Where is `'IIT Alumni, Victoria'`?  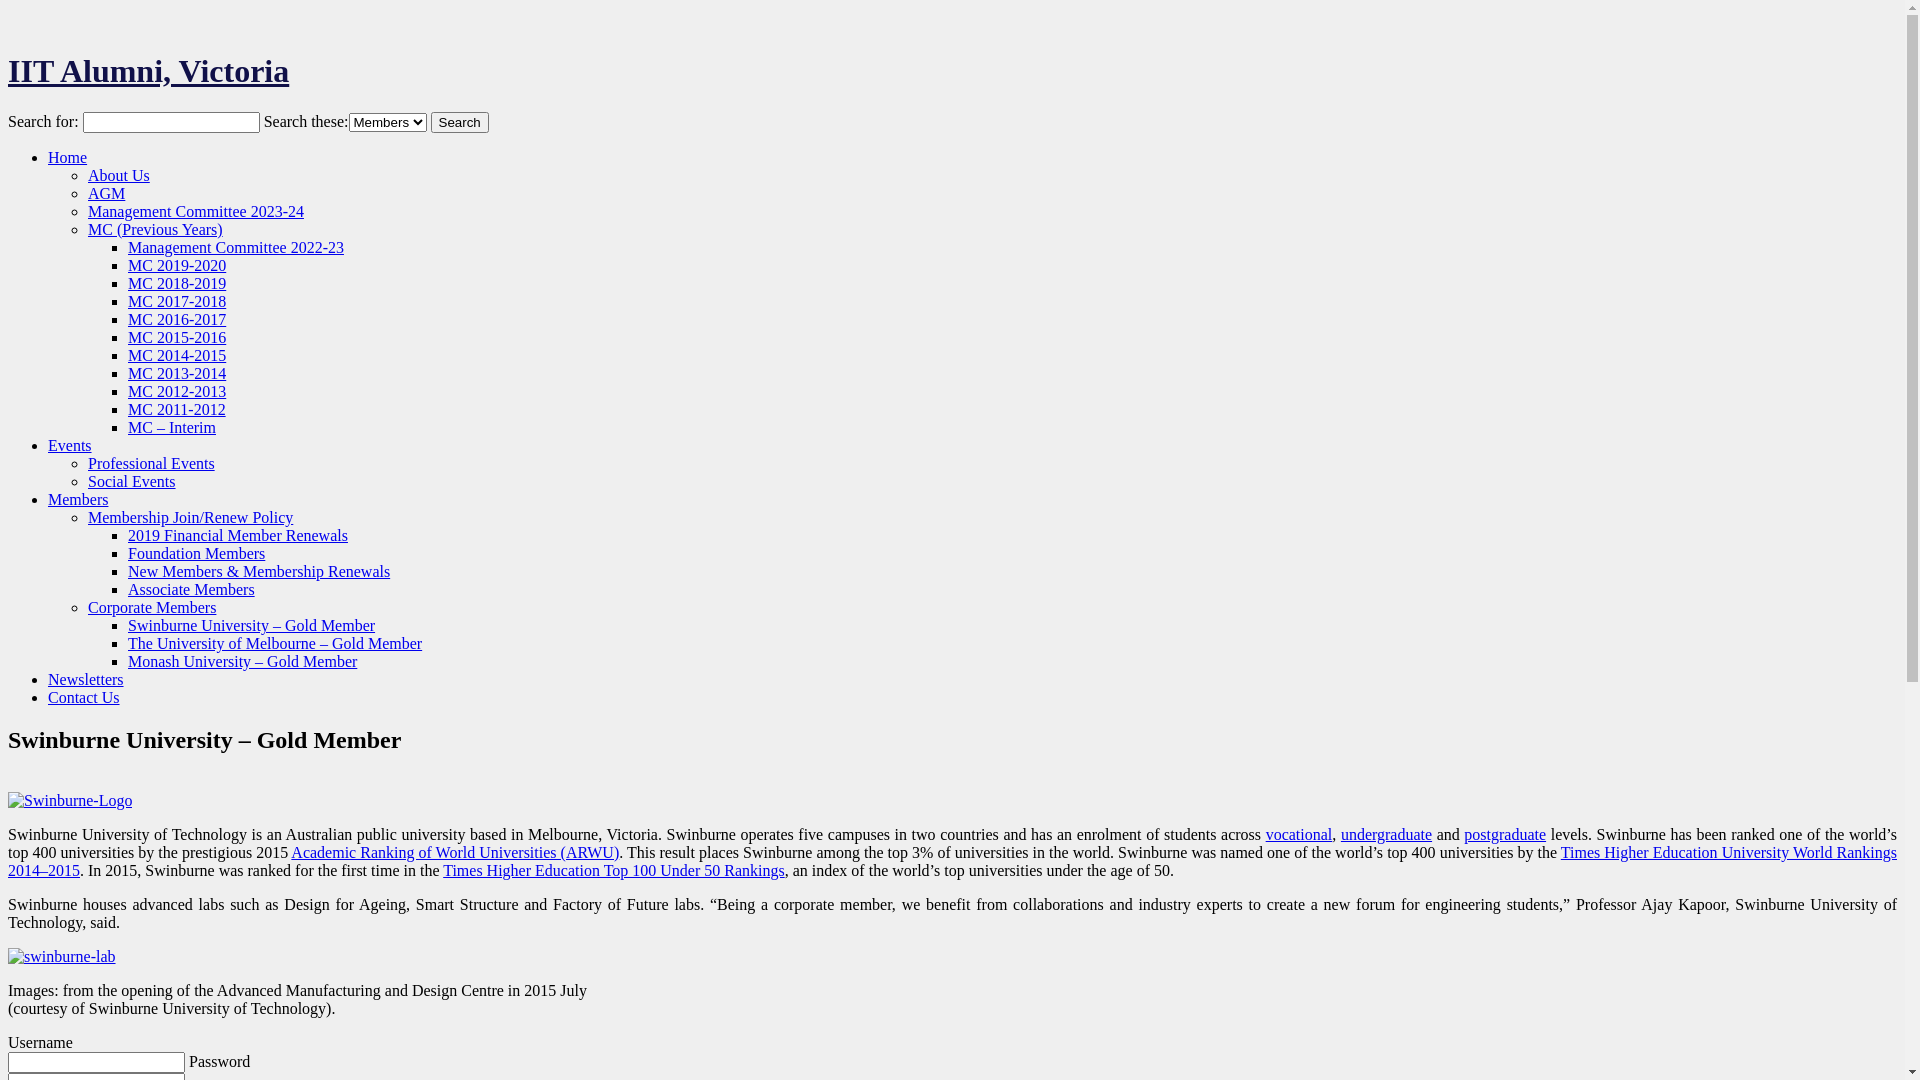
'IIT Alumni, Victoria' is located at coordinates (147, 69).